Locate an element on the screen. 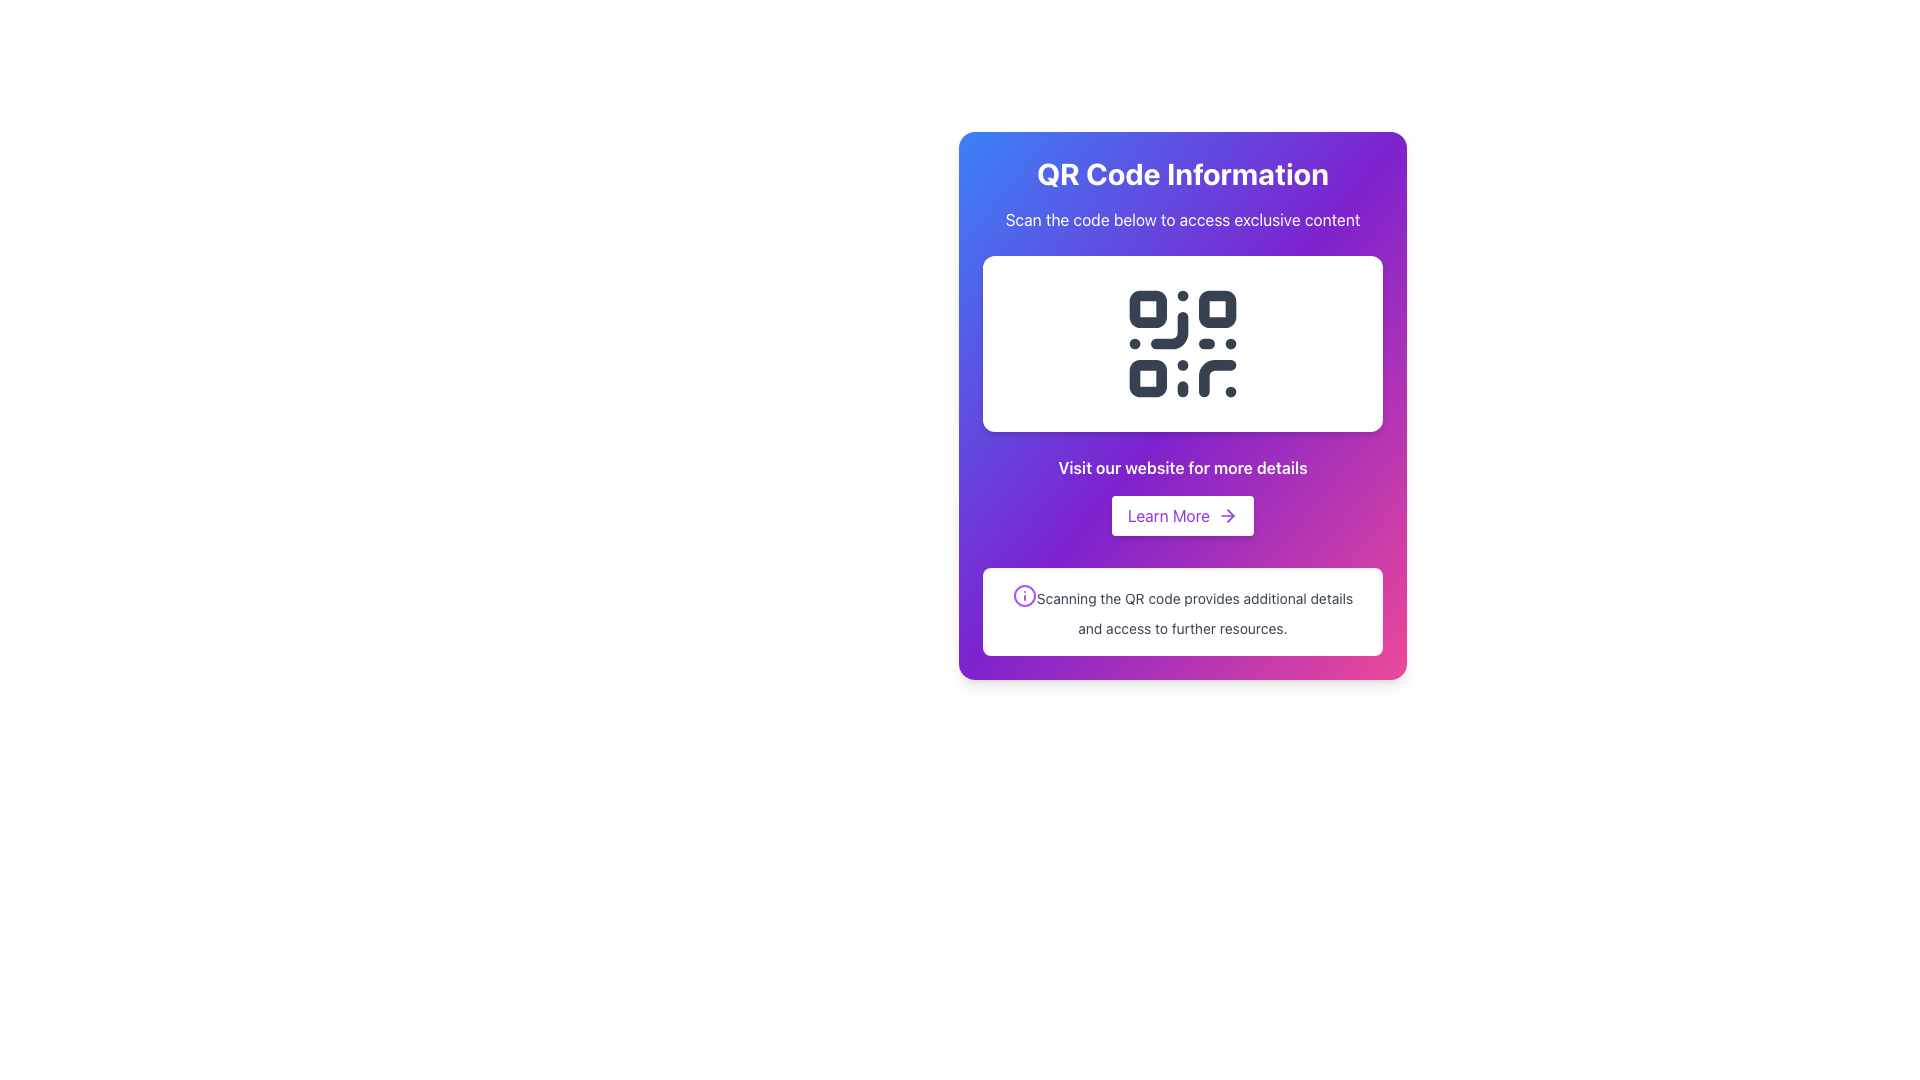  the 'Learn More' button that is decorated by the arrowhead SVG graphic positioned to its right is located at coordinates (1228, 515).